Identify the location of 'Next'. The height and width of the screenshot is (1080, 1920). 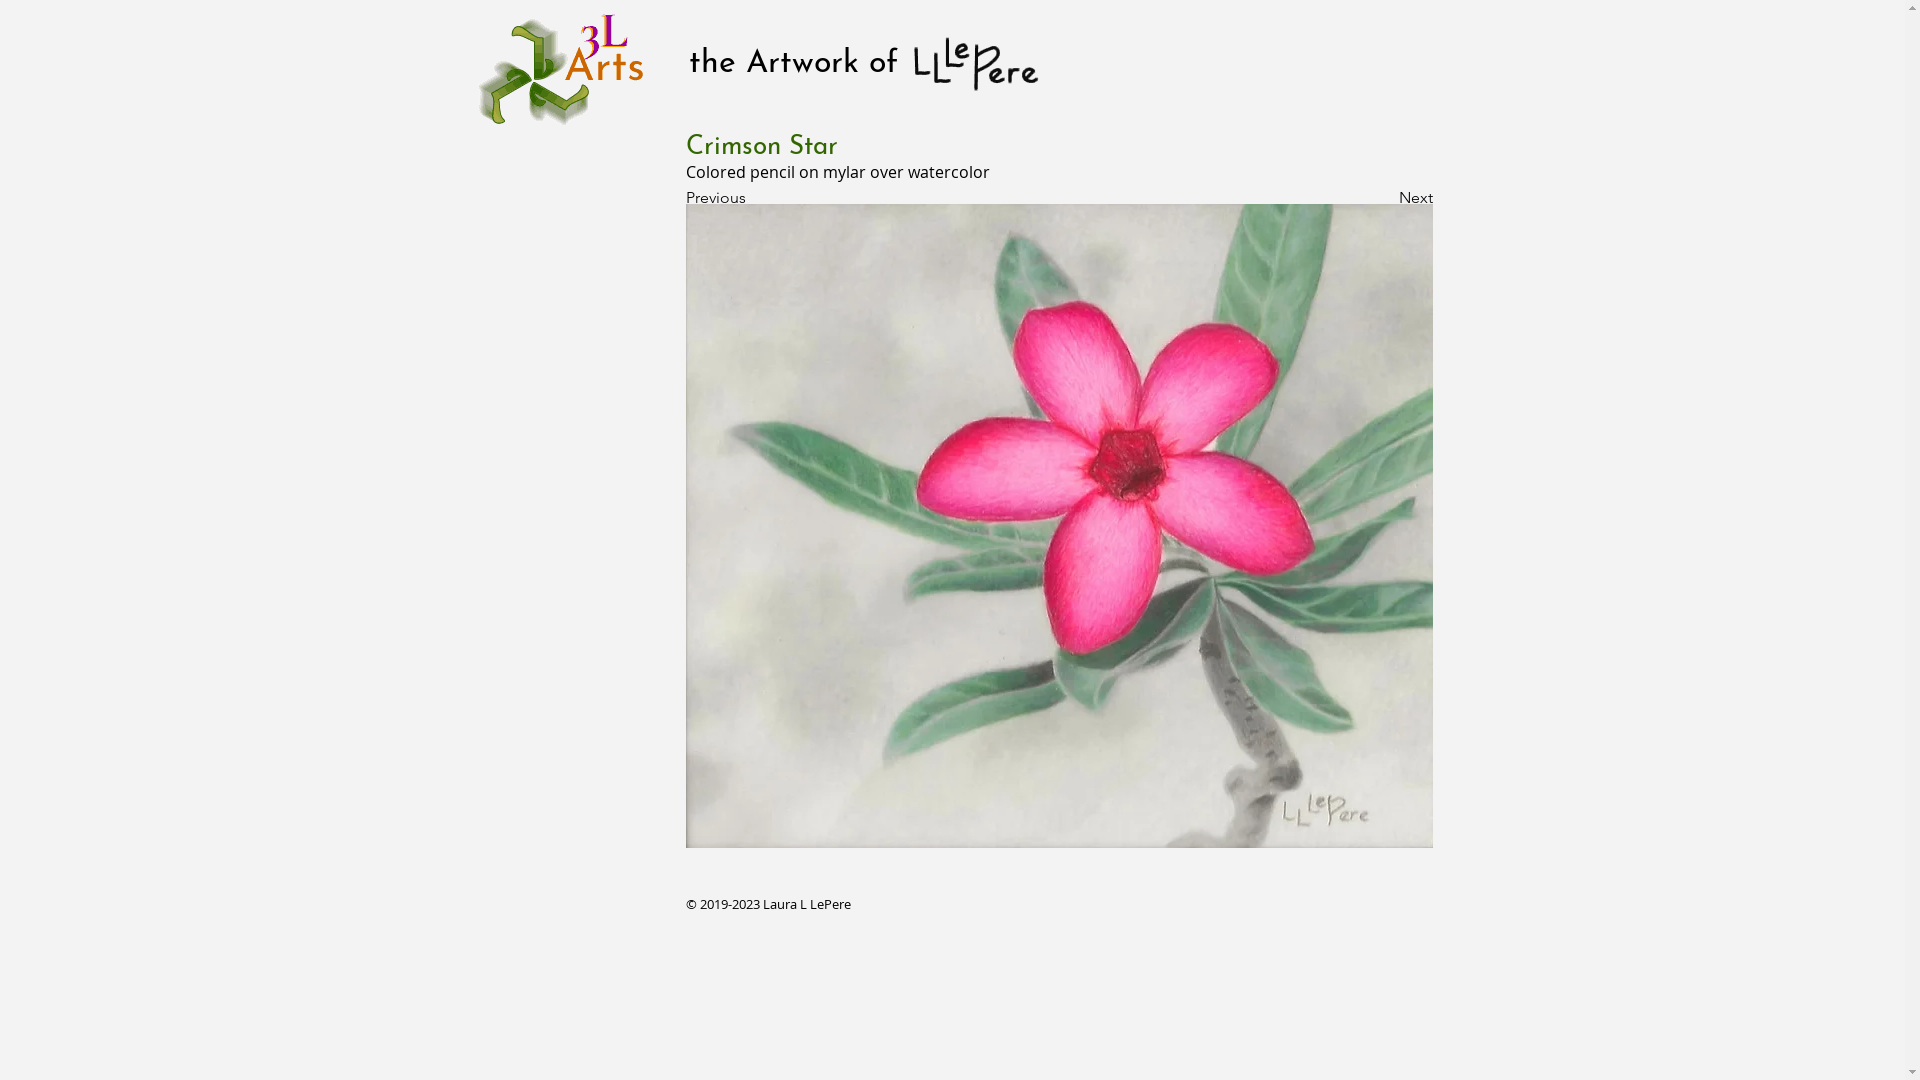
(1331, 197).